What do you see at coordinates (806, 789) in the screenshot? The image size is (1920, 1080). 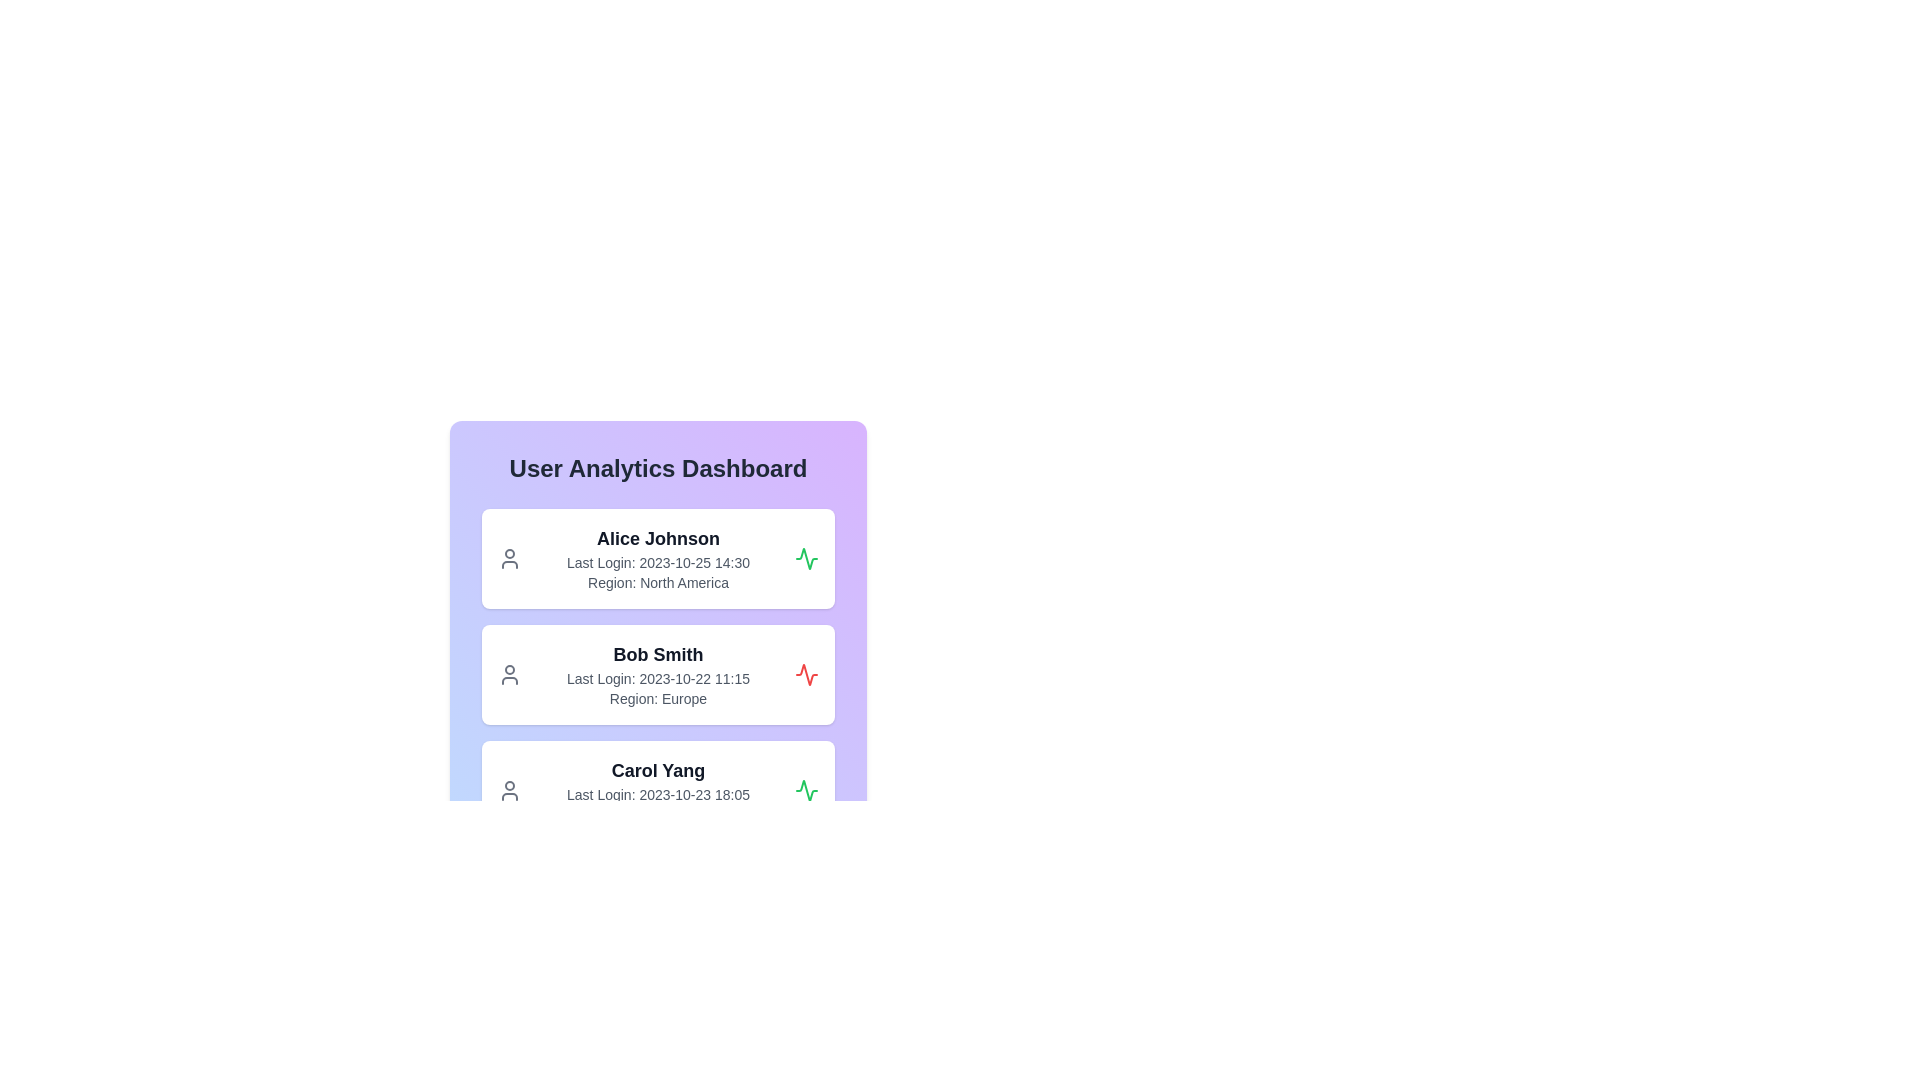 I see `the status indicator icon located at the far right of the user information section` at bounding box center [806, 789].